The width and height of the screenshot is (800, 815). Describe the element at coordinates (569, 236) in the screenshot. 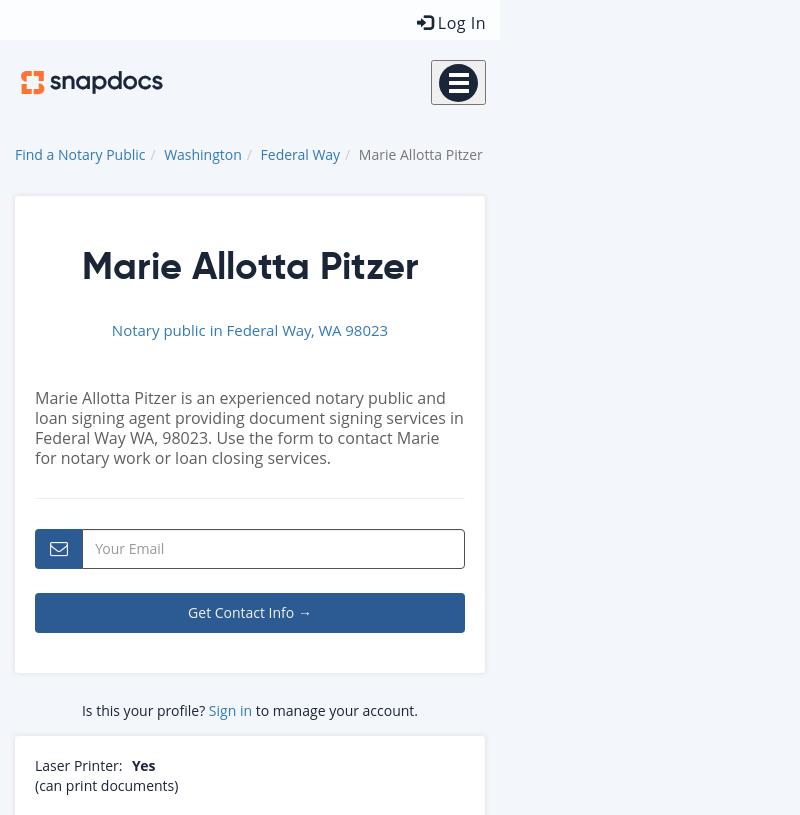

I see `'Get Started'` at that location.